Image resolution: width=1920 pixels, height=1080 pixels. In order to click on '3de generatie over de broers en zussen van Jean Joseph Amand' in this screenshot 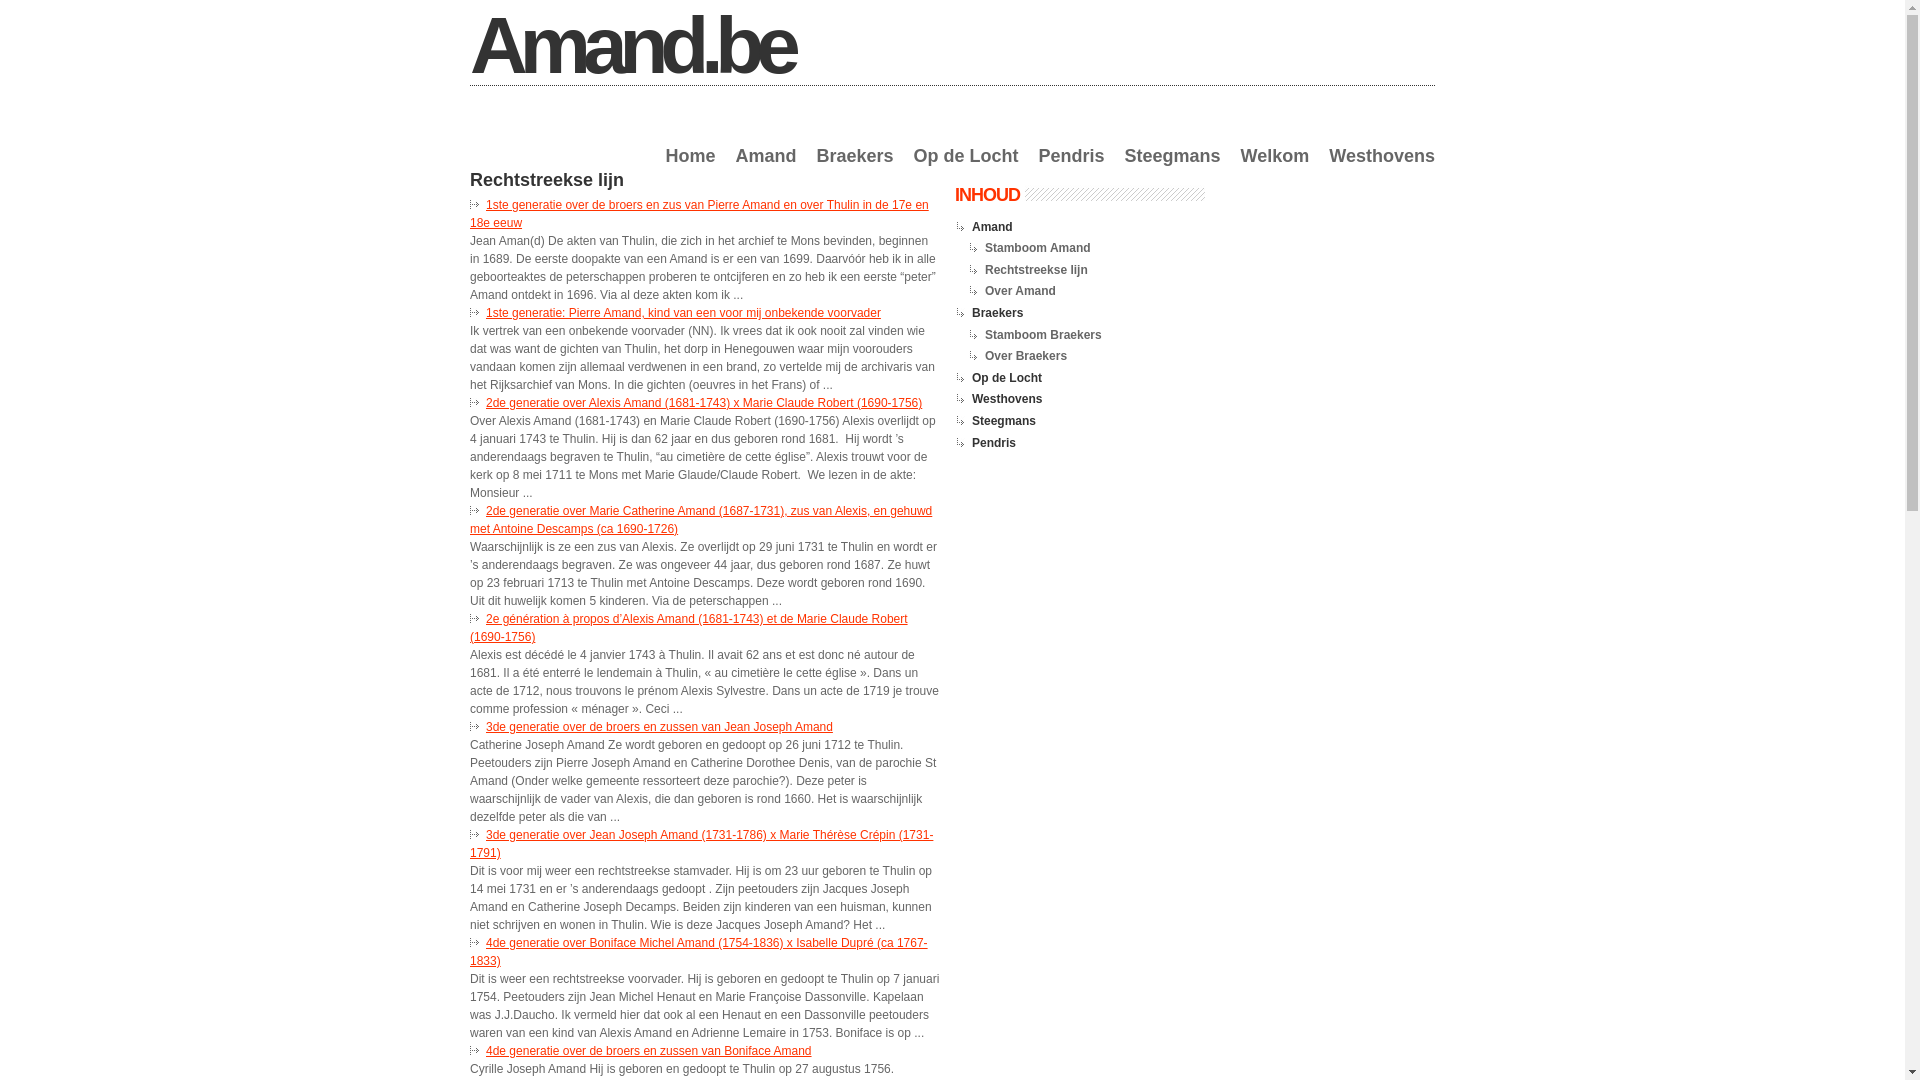, I will do `click(659, 726)`.